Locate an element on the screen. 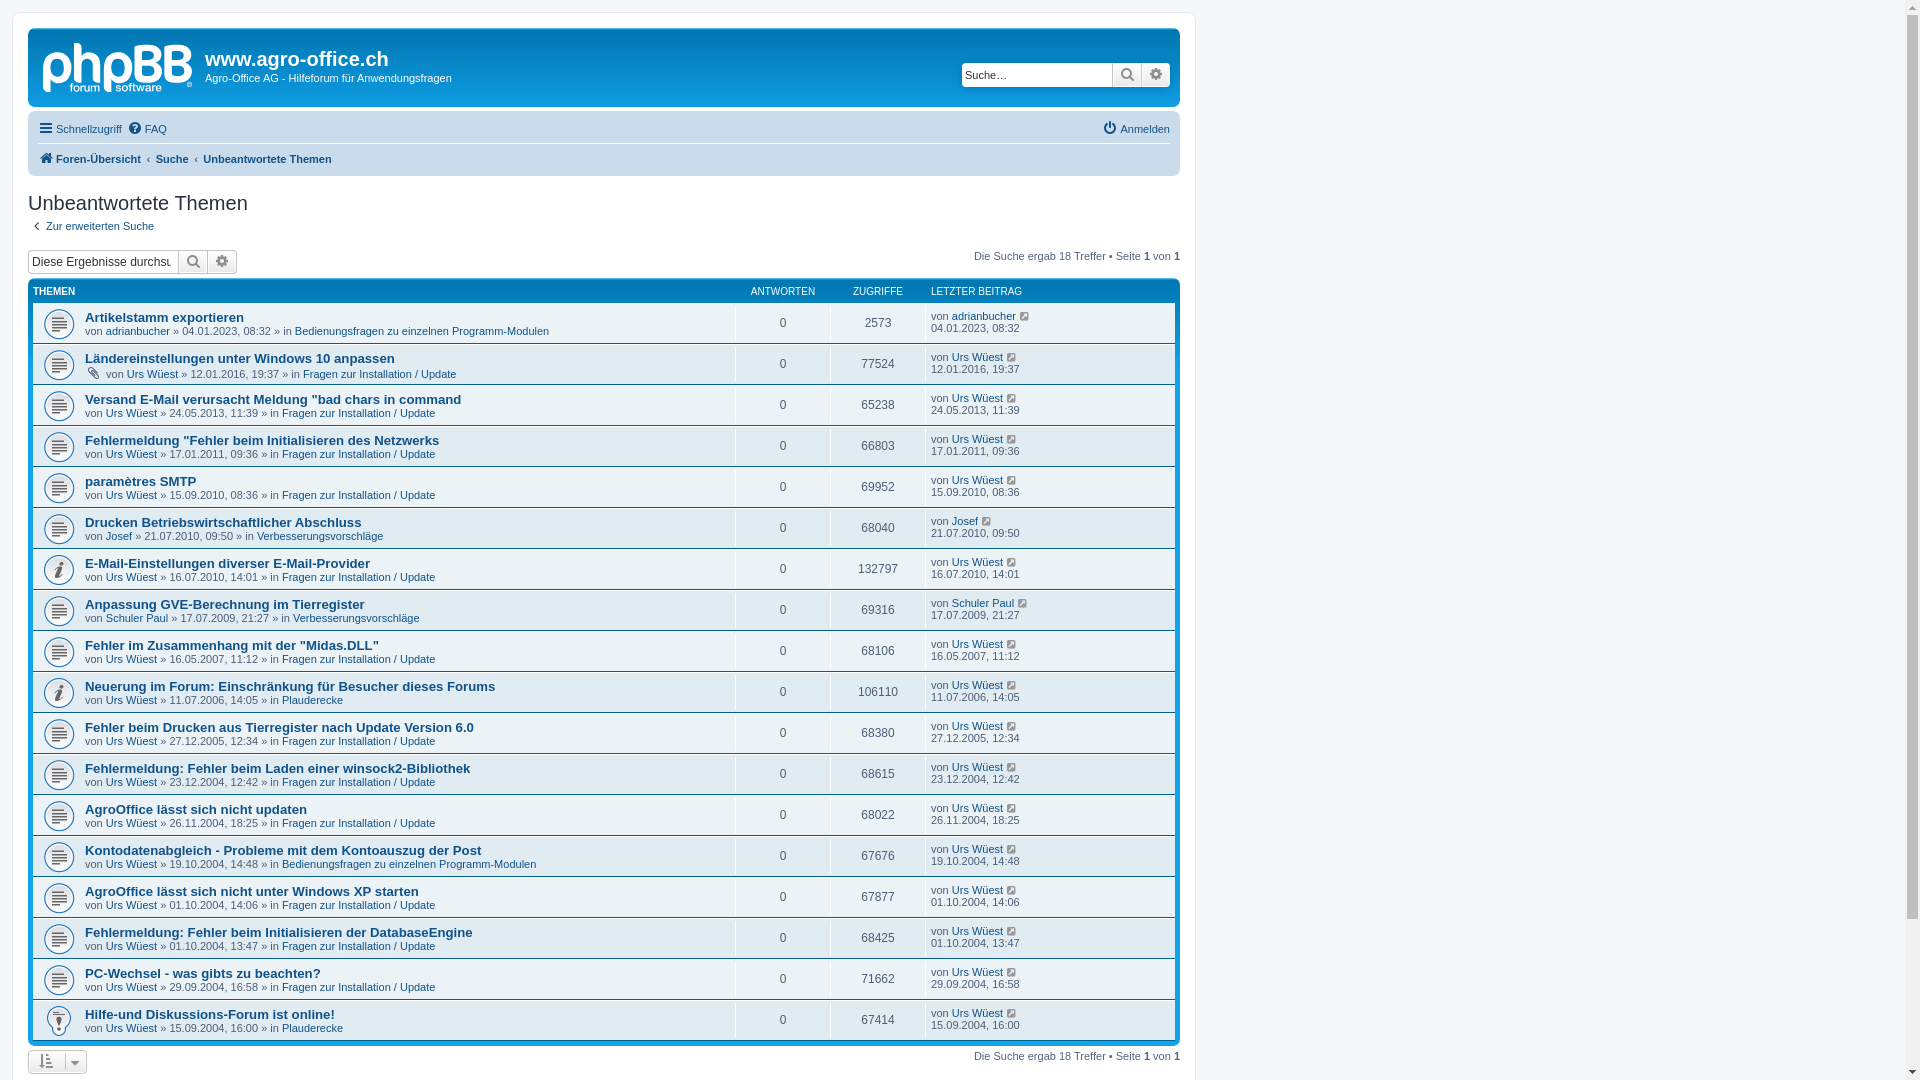  'Gehe zum letzten Beitrag' is located at coordinates (1006, 479).